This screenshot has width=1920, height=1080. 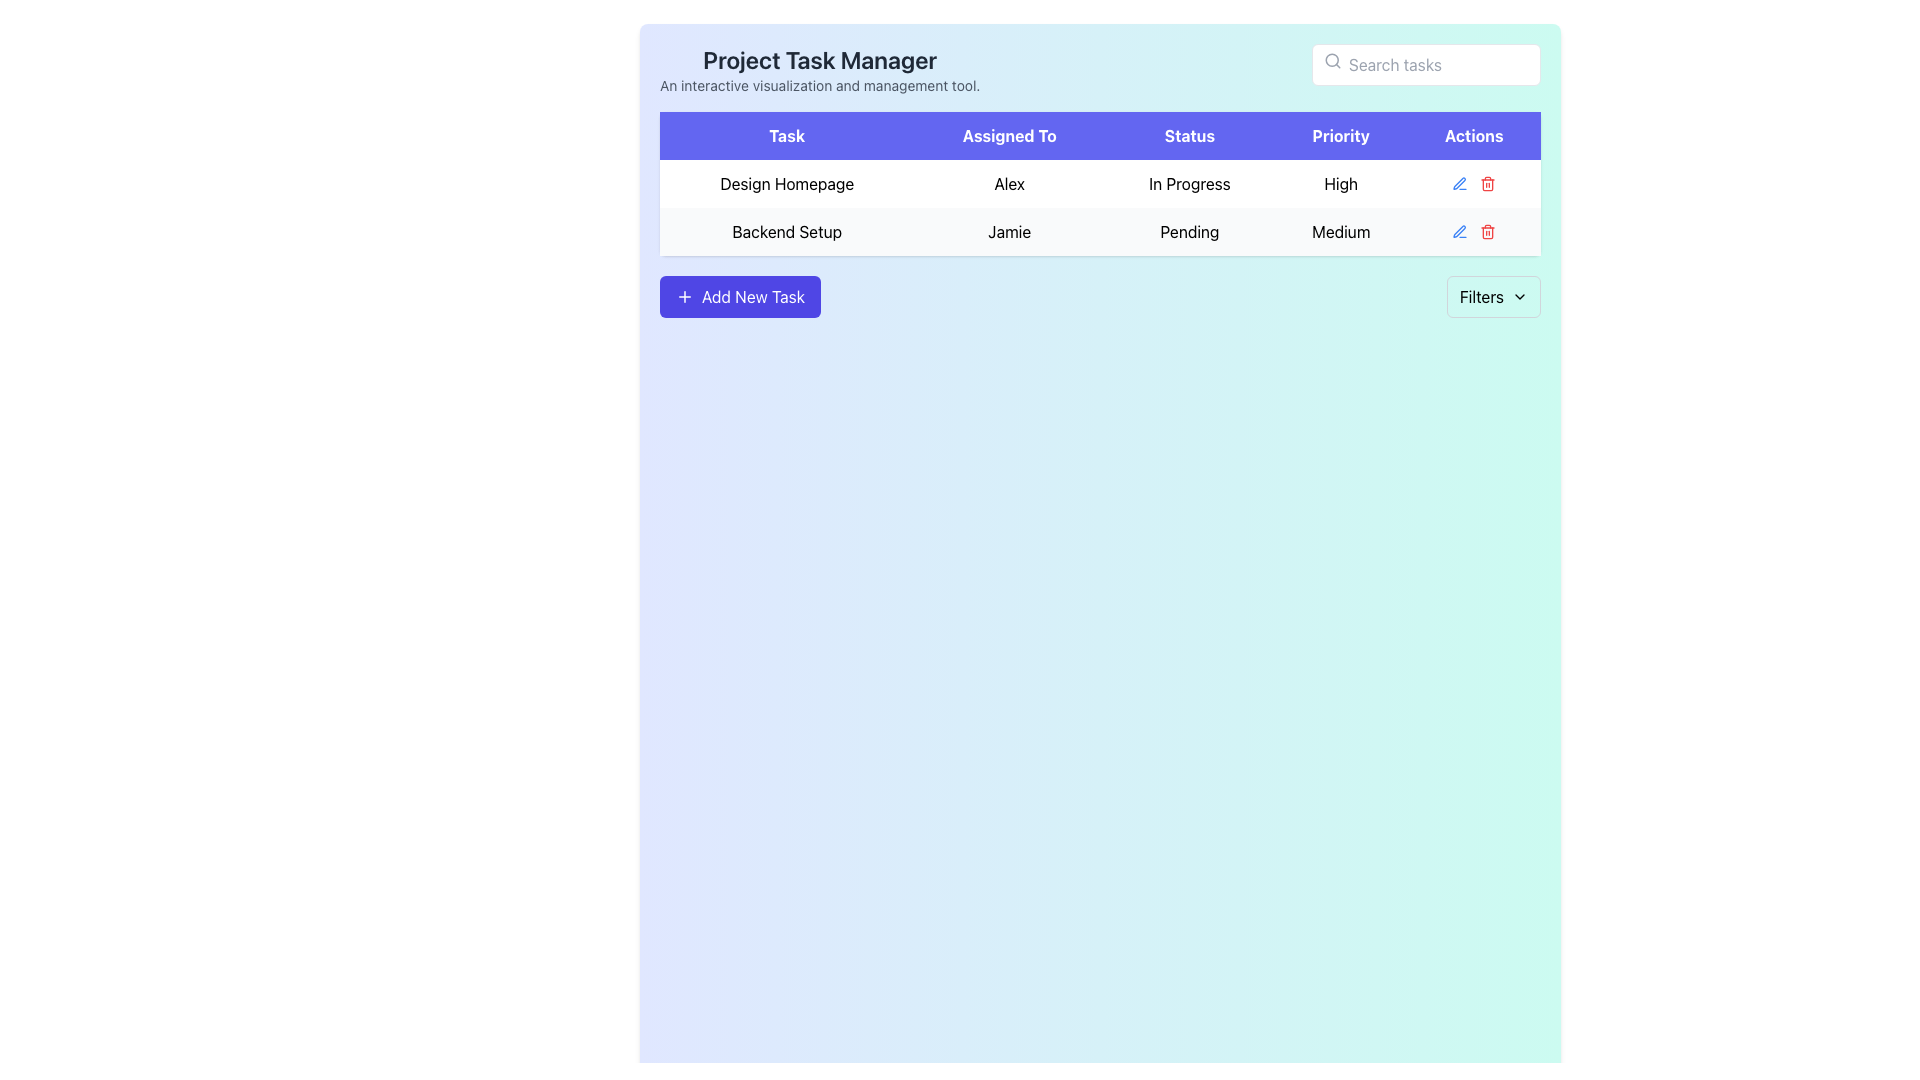 I want to click on displayed text of the bold heading 'Project Task Manager' and its subtitle 'An interactive visualization and management tool.' located at the upper-left corner of the interface, so click(x=820, y=68).